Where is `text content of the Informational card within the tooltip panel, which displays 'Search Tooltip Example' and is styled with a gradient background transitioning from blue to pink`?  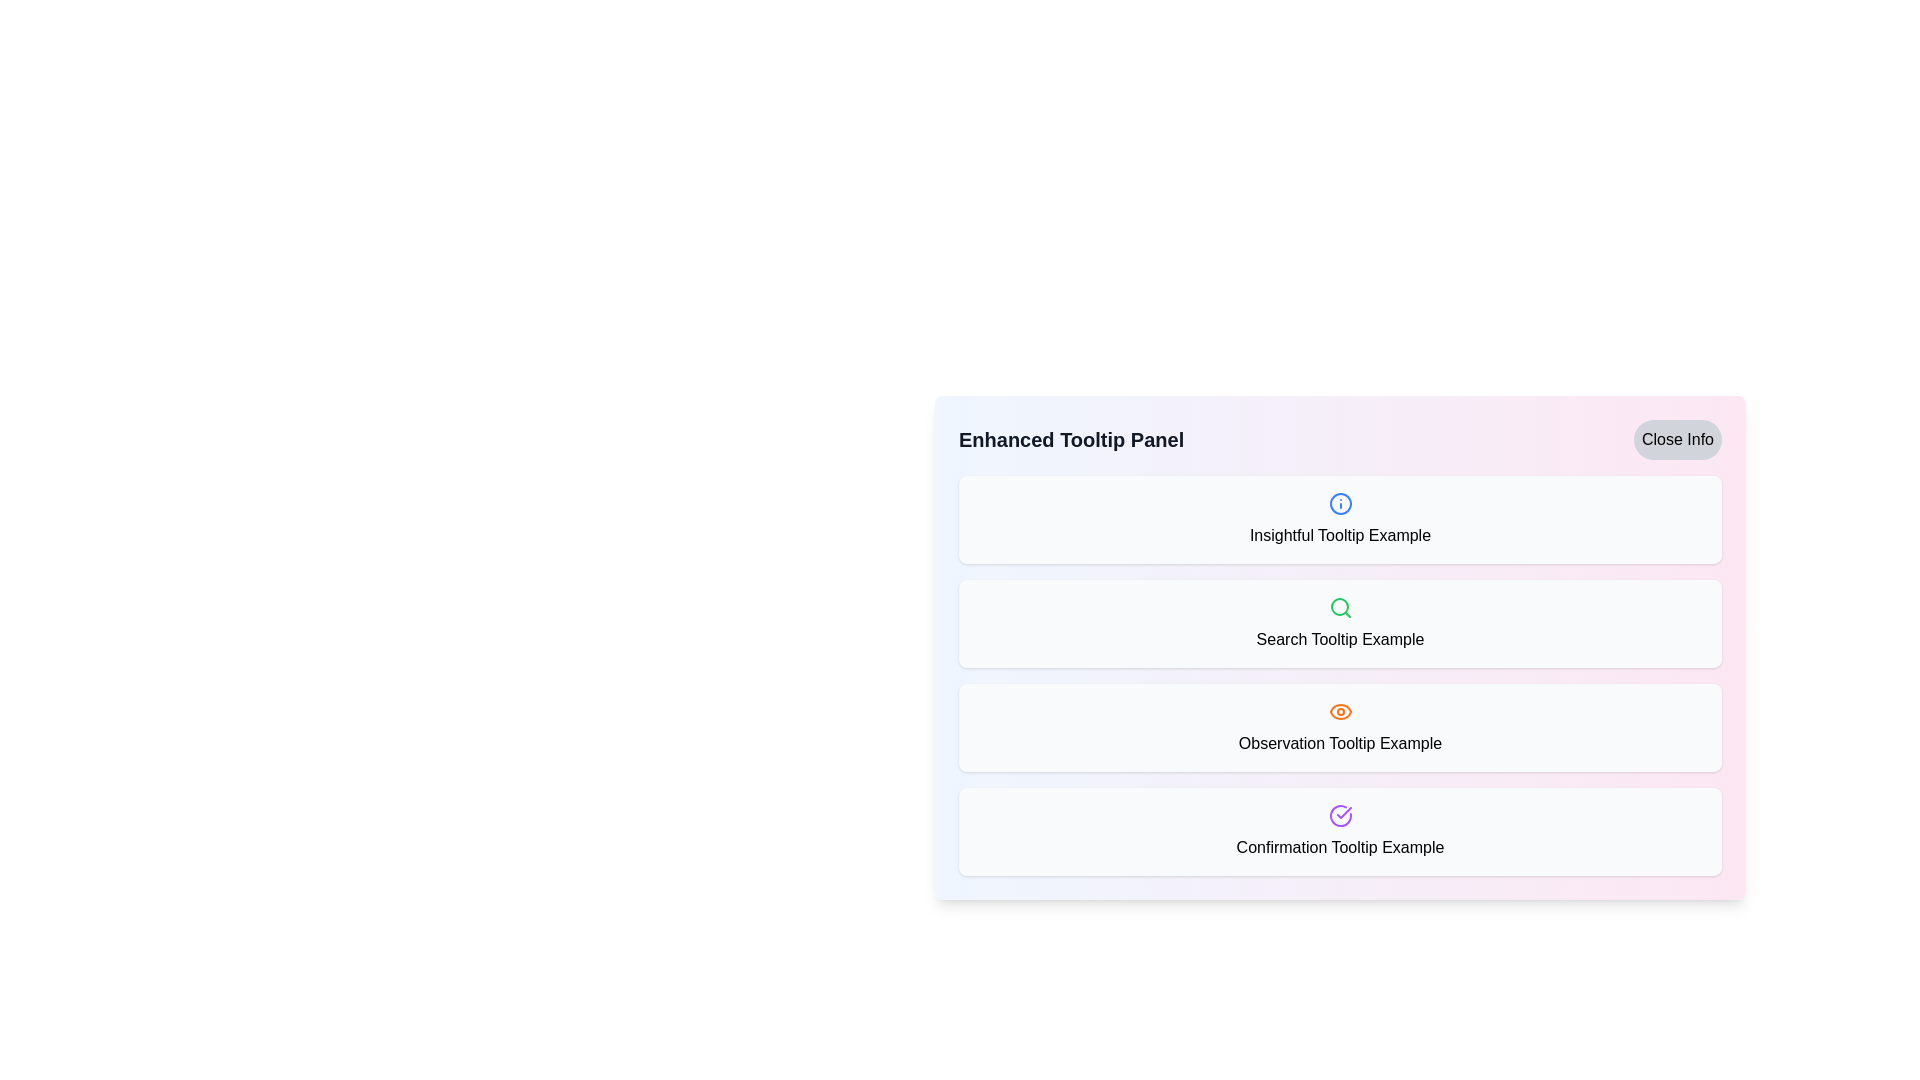
text content of the Informational card within the tooltip panel, which displays 'Search Tooltip Example' and is styled with a gradient background transitioning from blue to pink is located at coordinates (1340, 648).